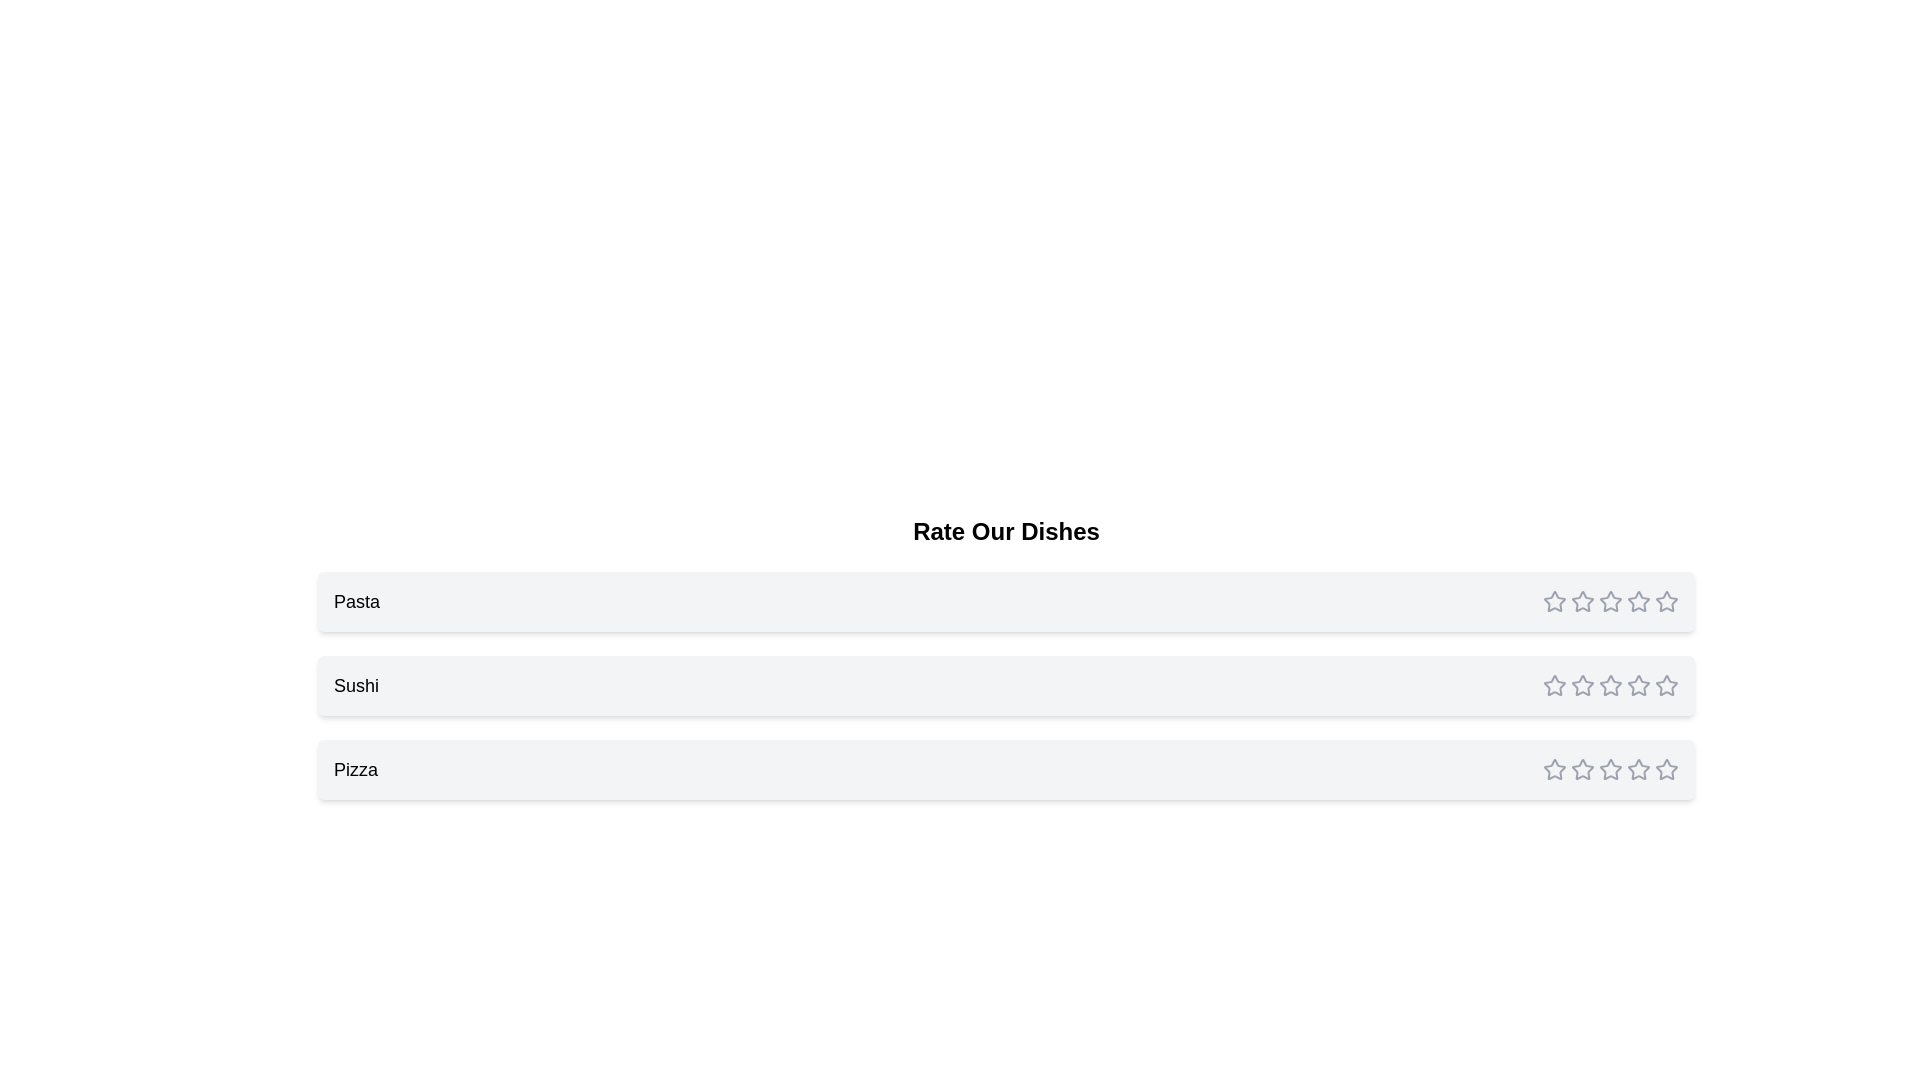  What do you see at coordinates (1554, 769) in the screenshot?
I see `the first Rating star icon for 'Pizza' to capture the user's rating input` at bounding box center [1554, 769].